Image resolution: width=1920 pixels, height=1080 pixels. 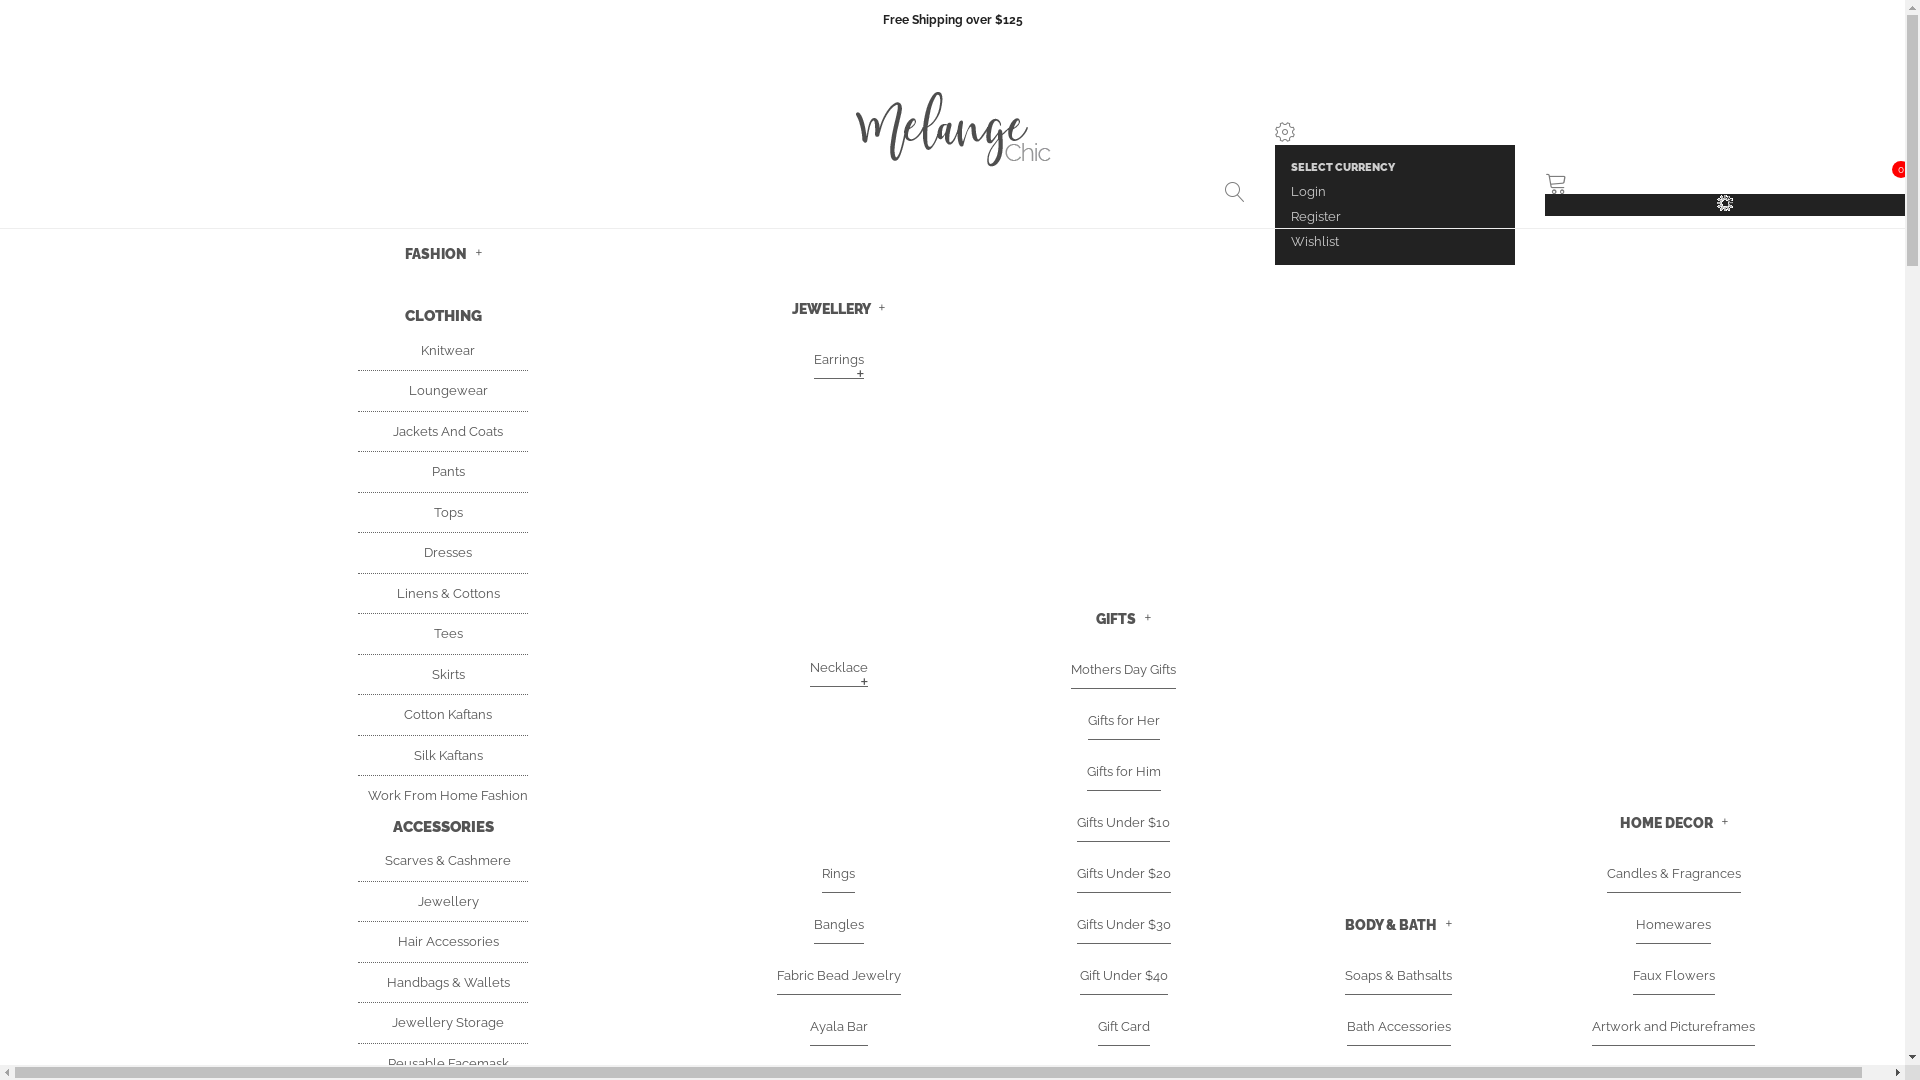 I want to click on 'Scarves & Cashmere', so click(x=441, y=859).